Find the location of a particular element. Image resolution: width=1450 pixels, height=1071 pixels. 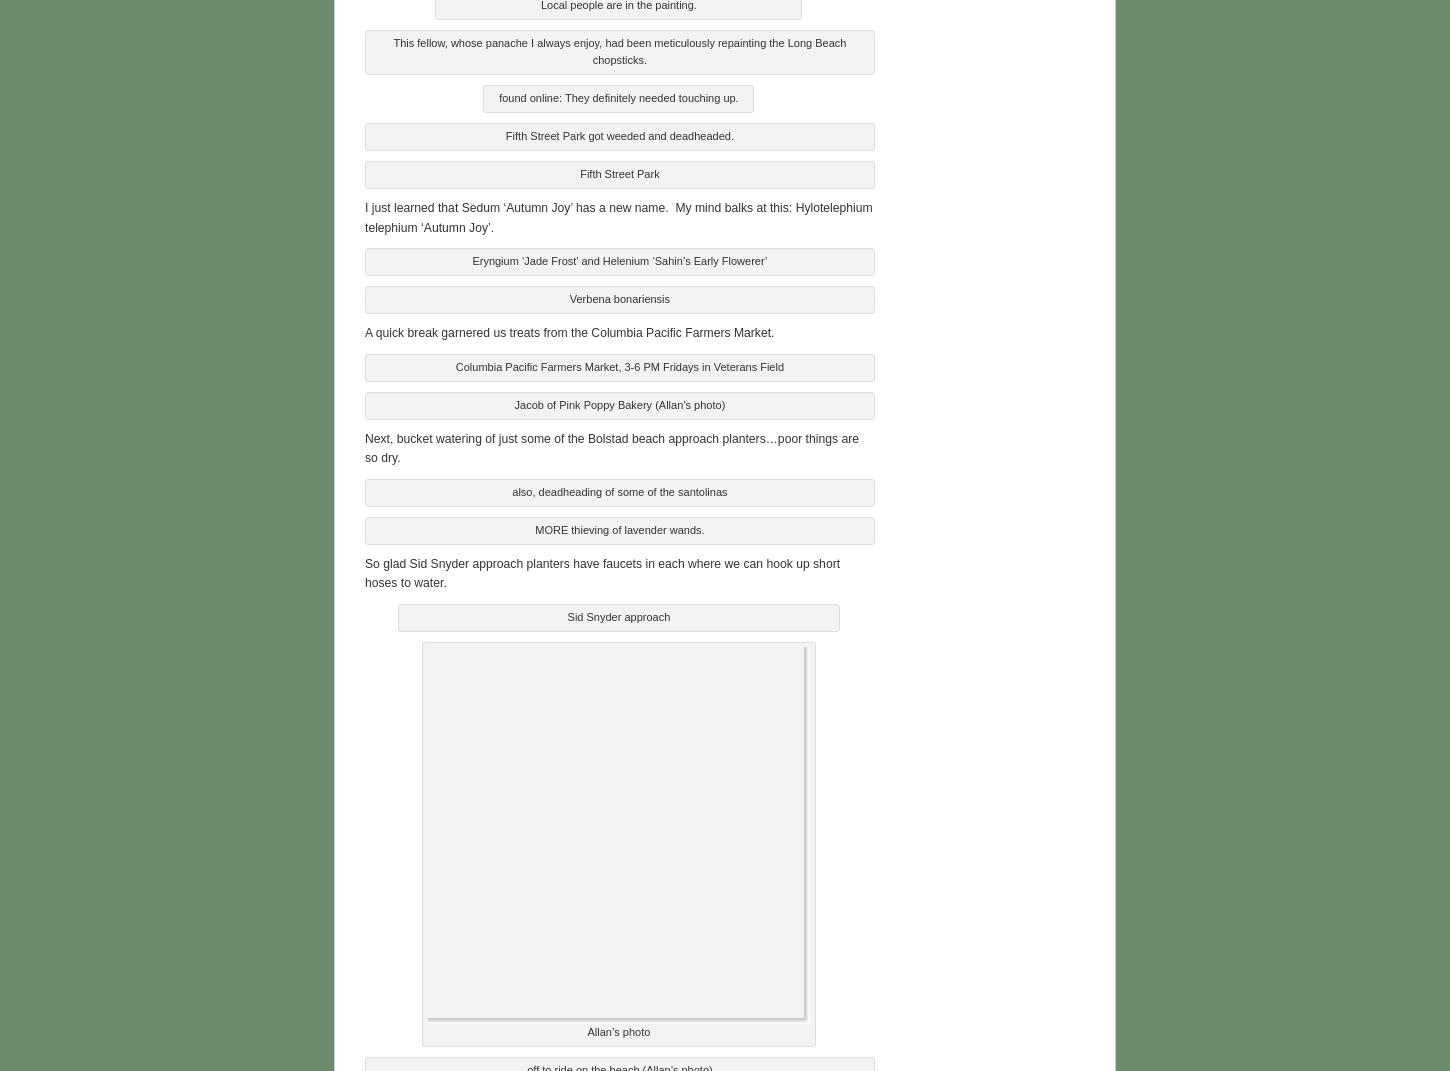

'Verbena bonariensis' is located at coordinates (568, 296).